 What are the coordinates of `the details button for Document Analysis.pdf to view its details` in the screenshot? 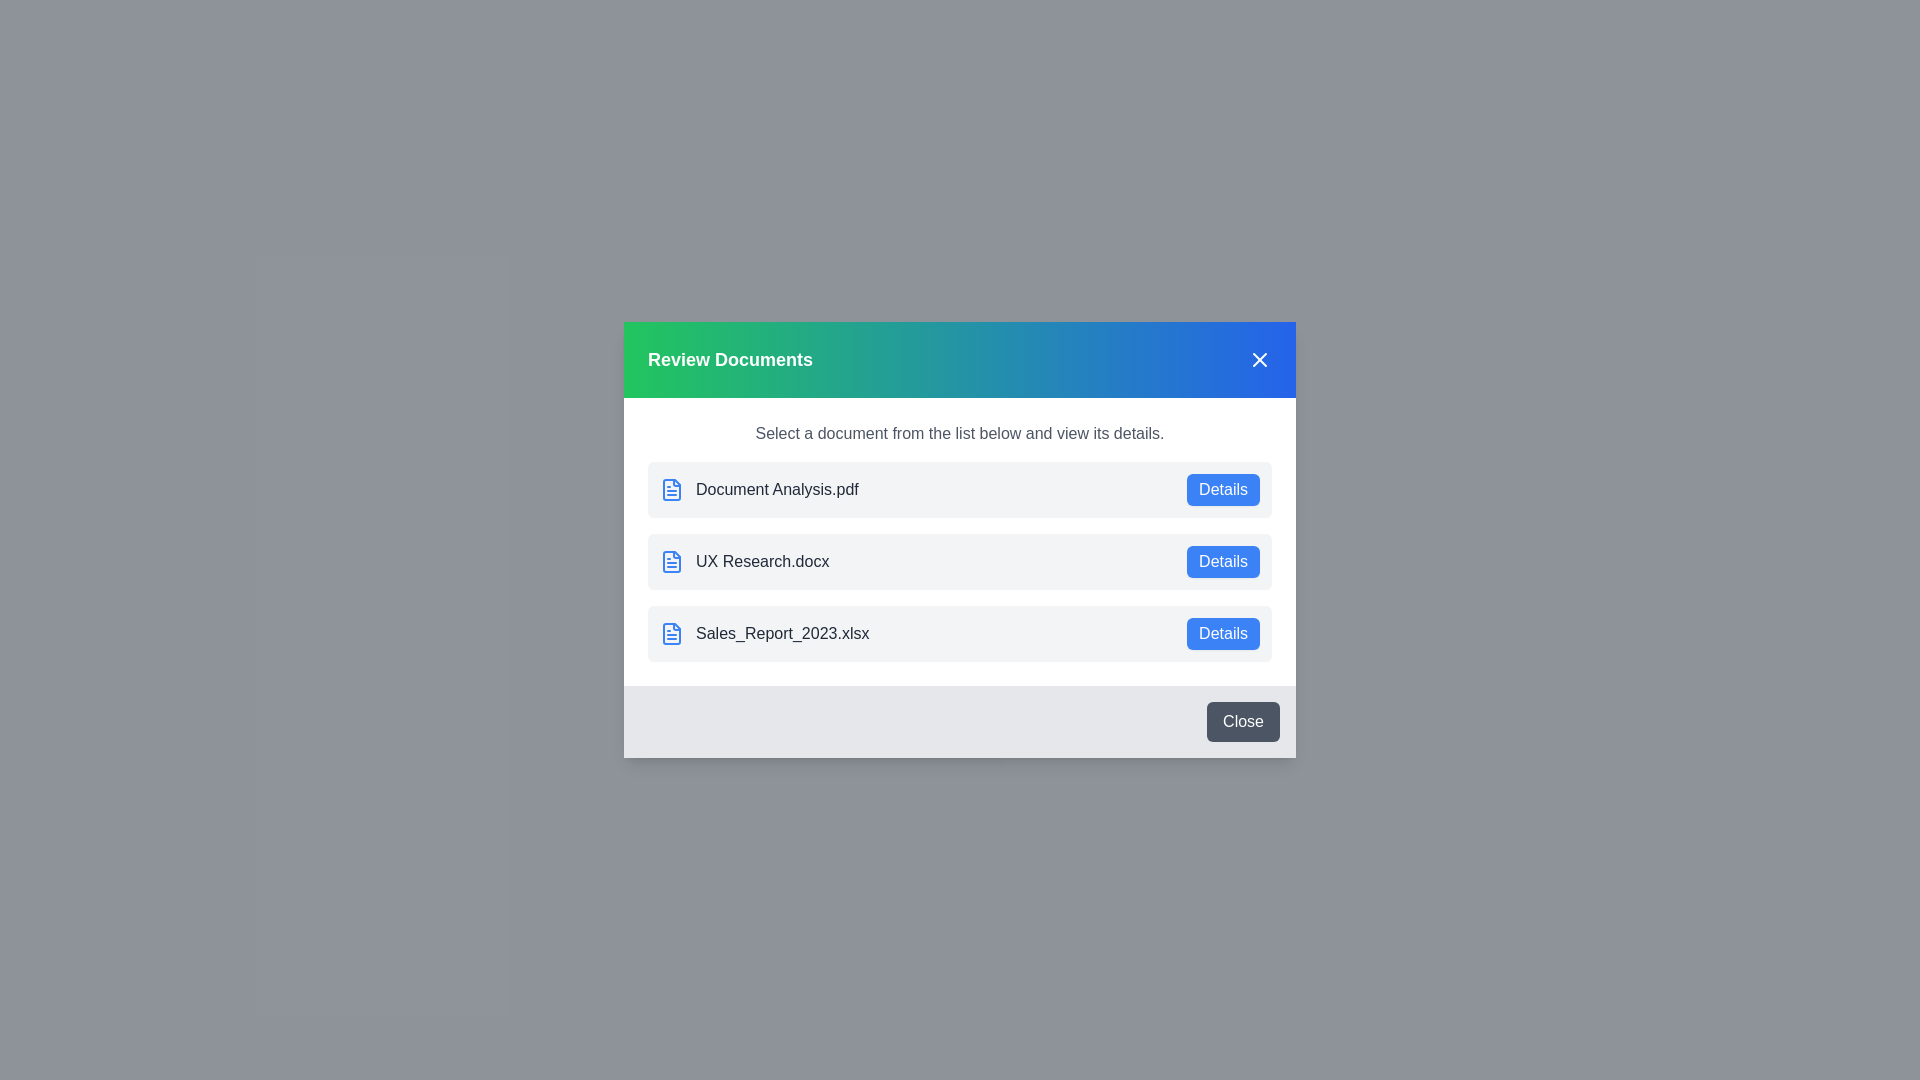 It's located at (1222, 489).